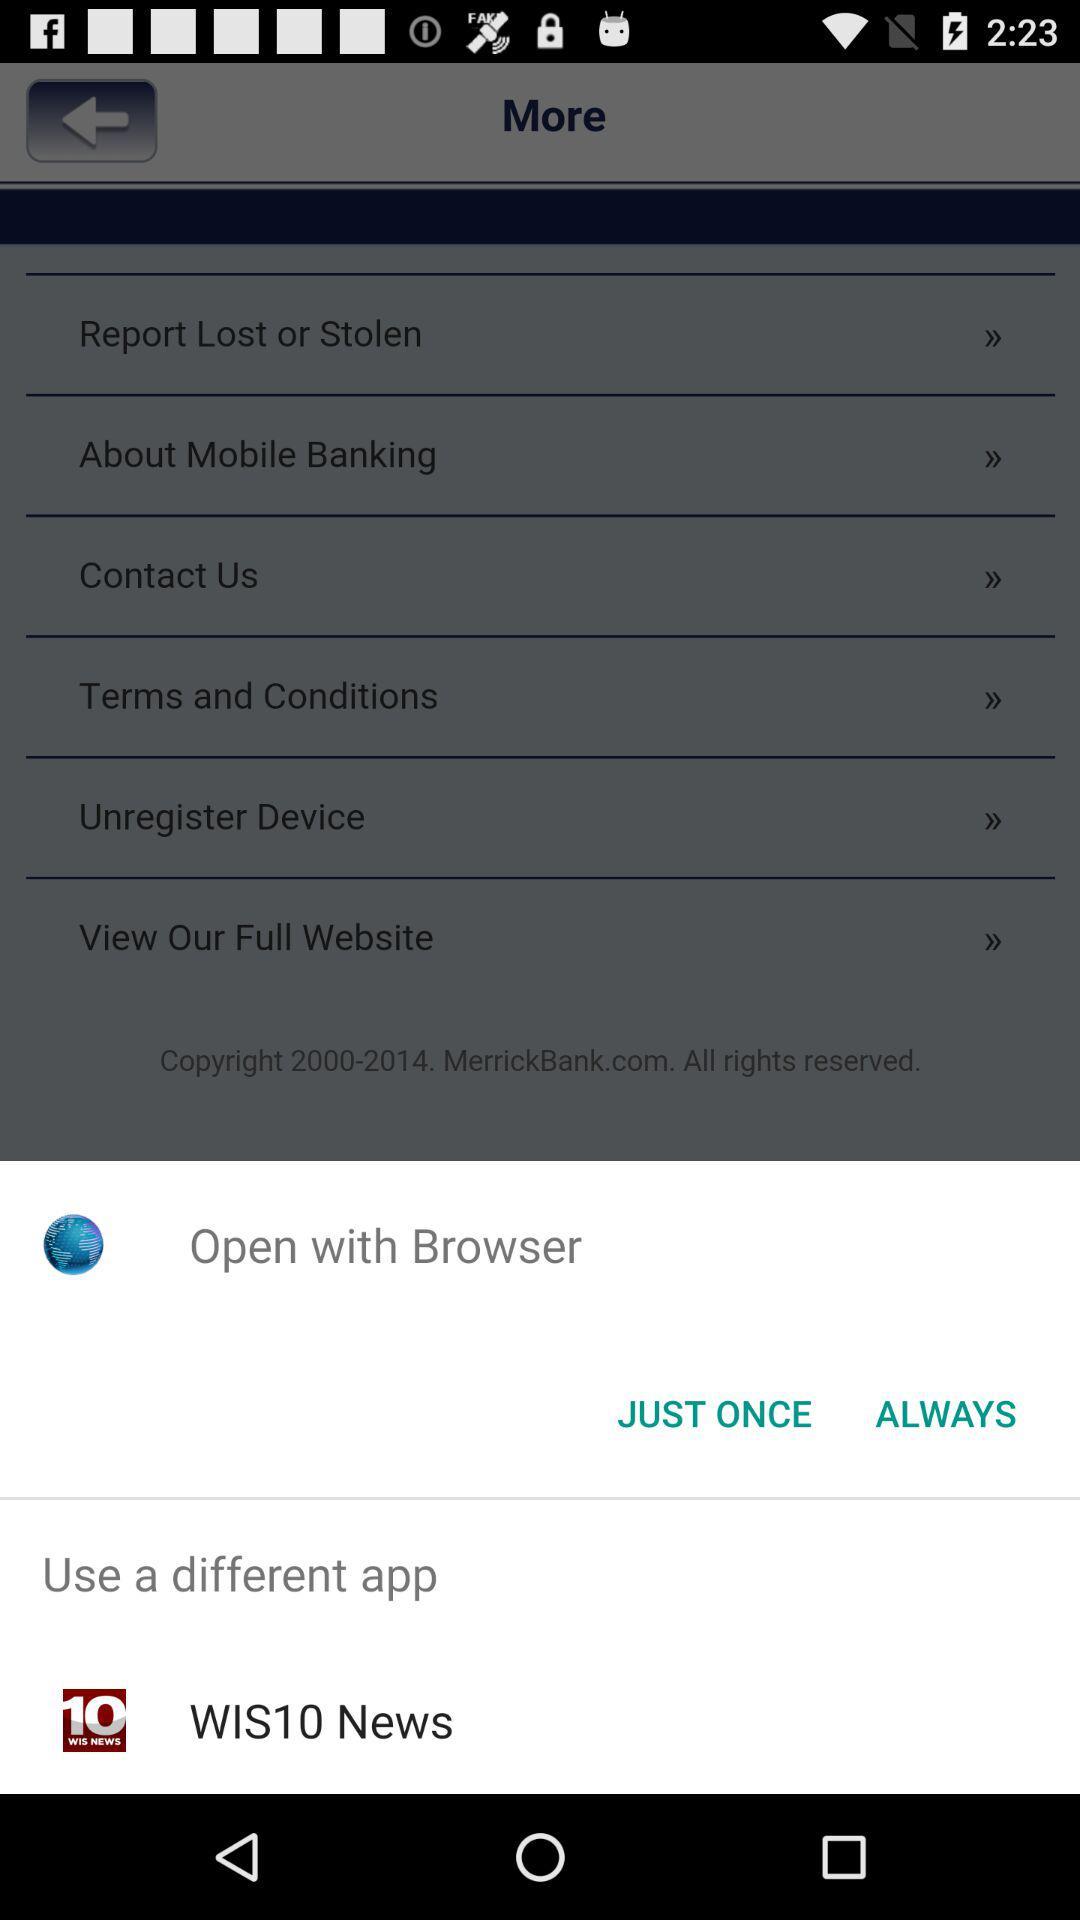 The height and width of the screenshot is (1920, 1080). I want to click on use a different app, so click(540, 1572).